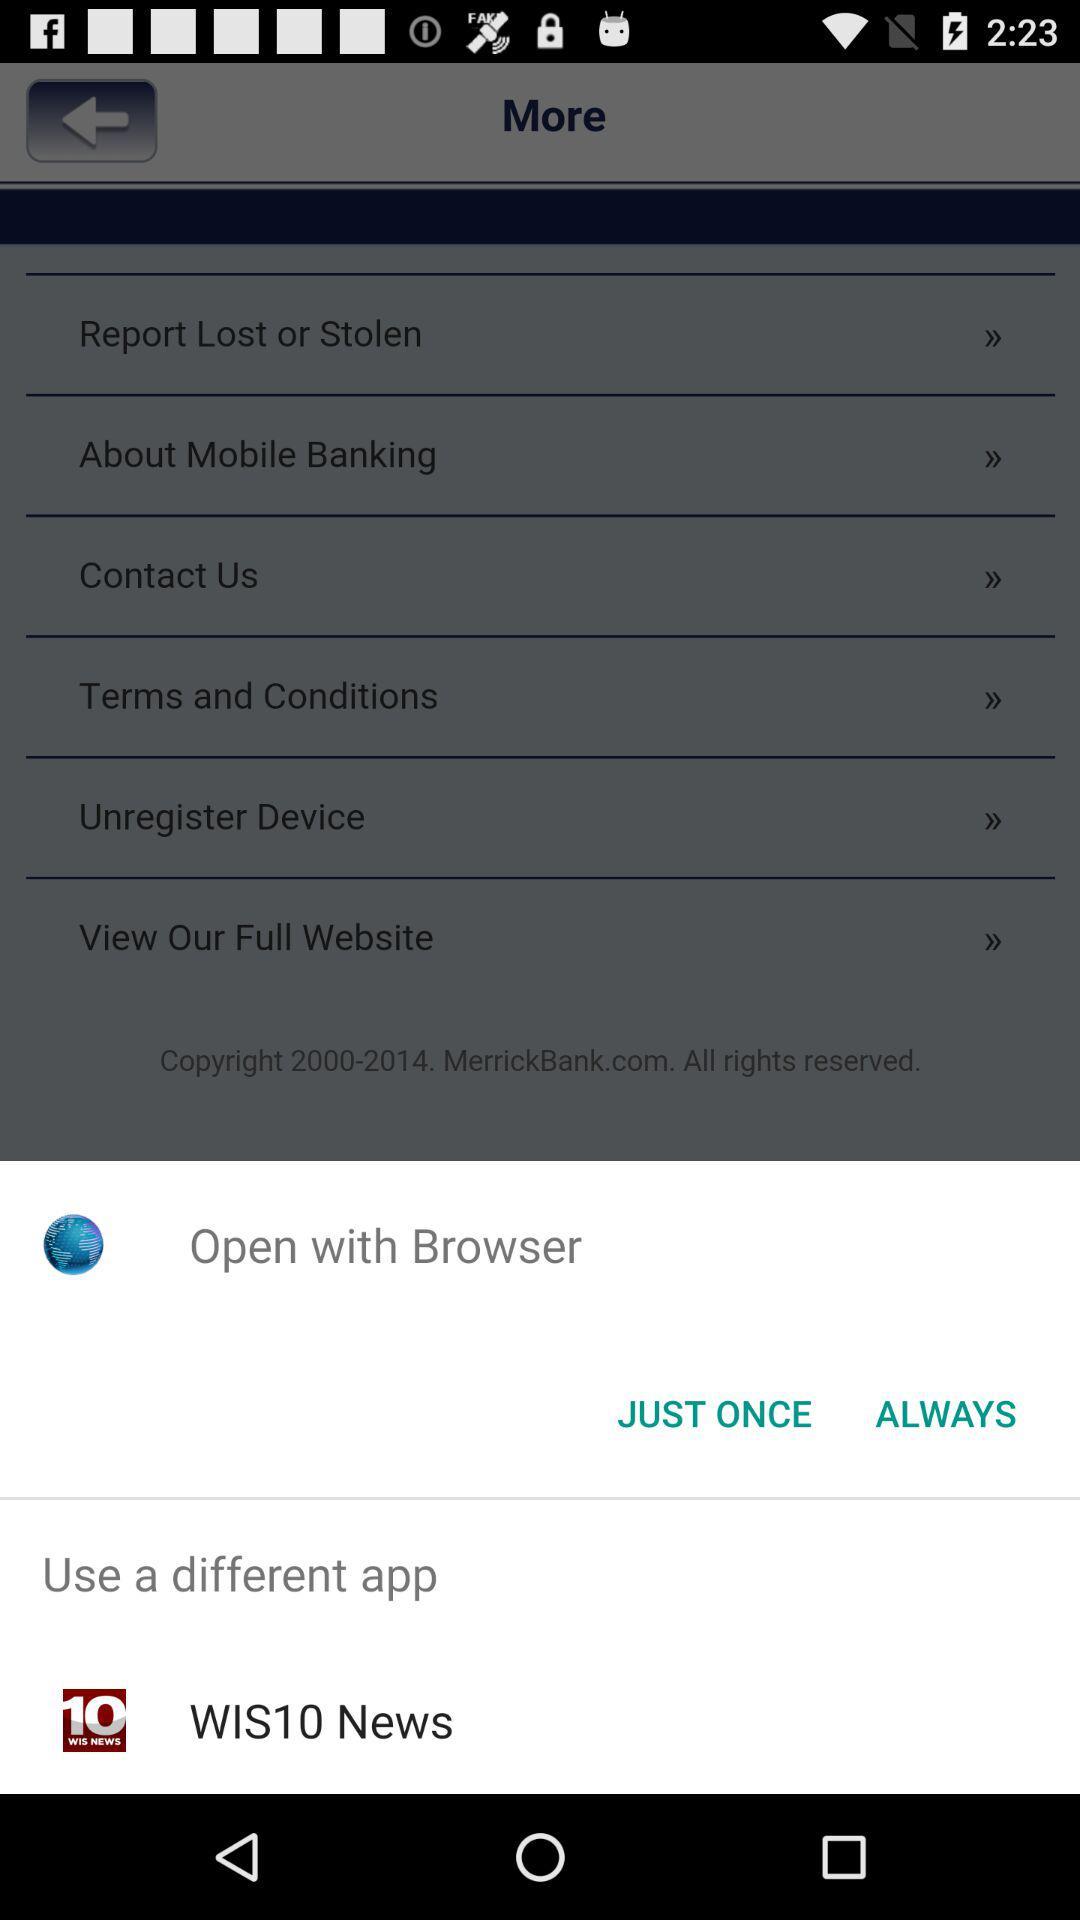 The height and width of the screenshot is (1920, 1080). I want to click on use a different app, so click(540, 1572).